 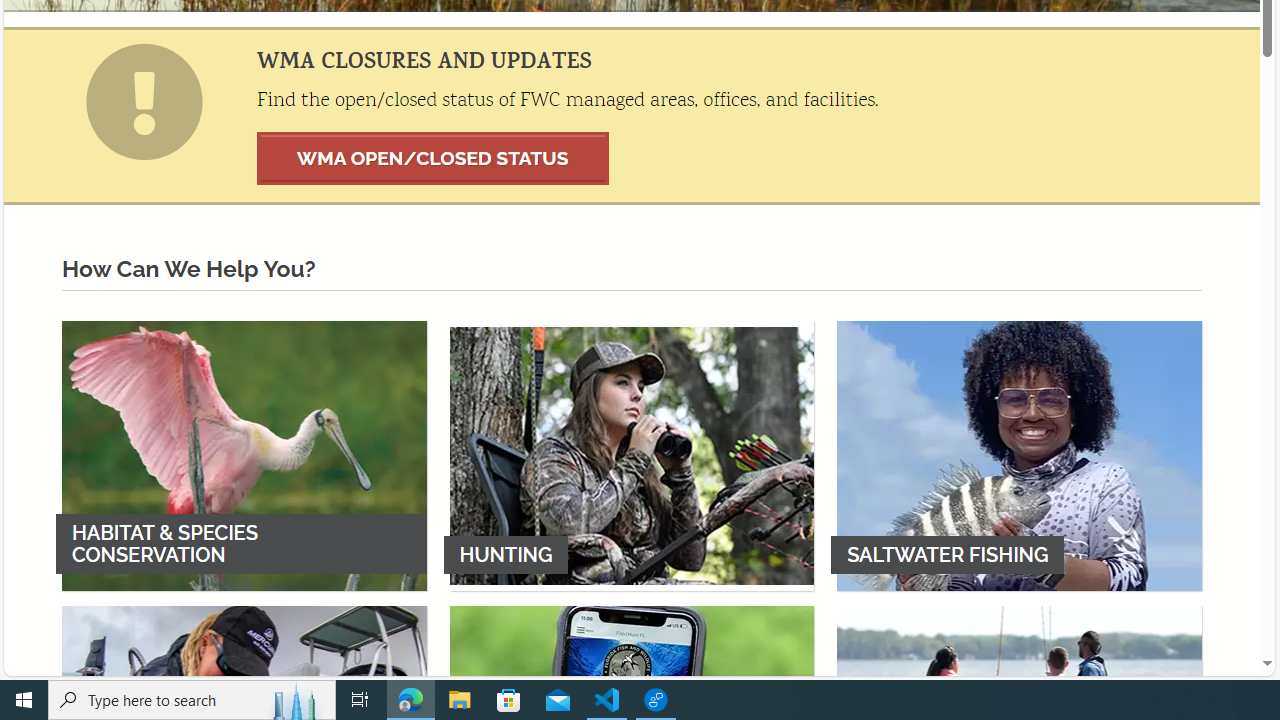 I want to click on 'HUNTING', so click(x=631, y=455).